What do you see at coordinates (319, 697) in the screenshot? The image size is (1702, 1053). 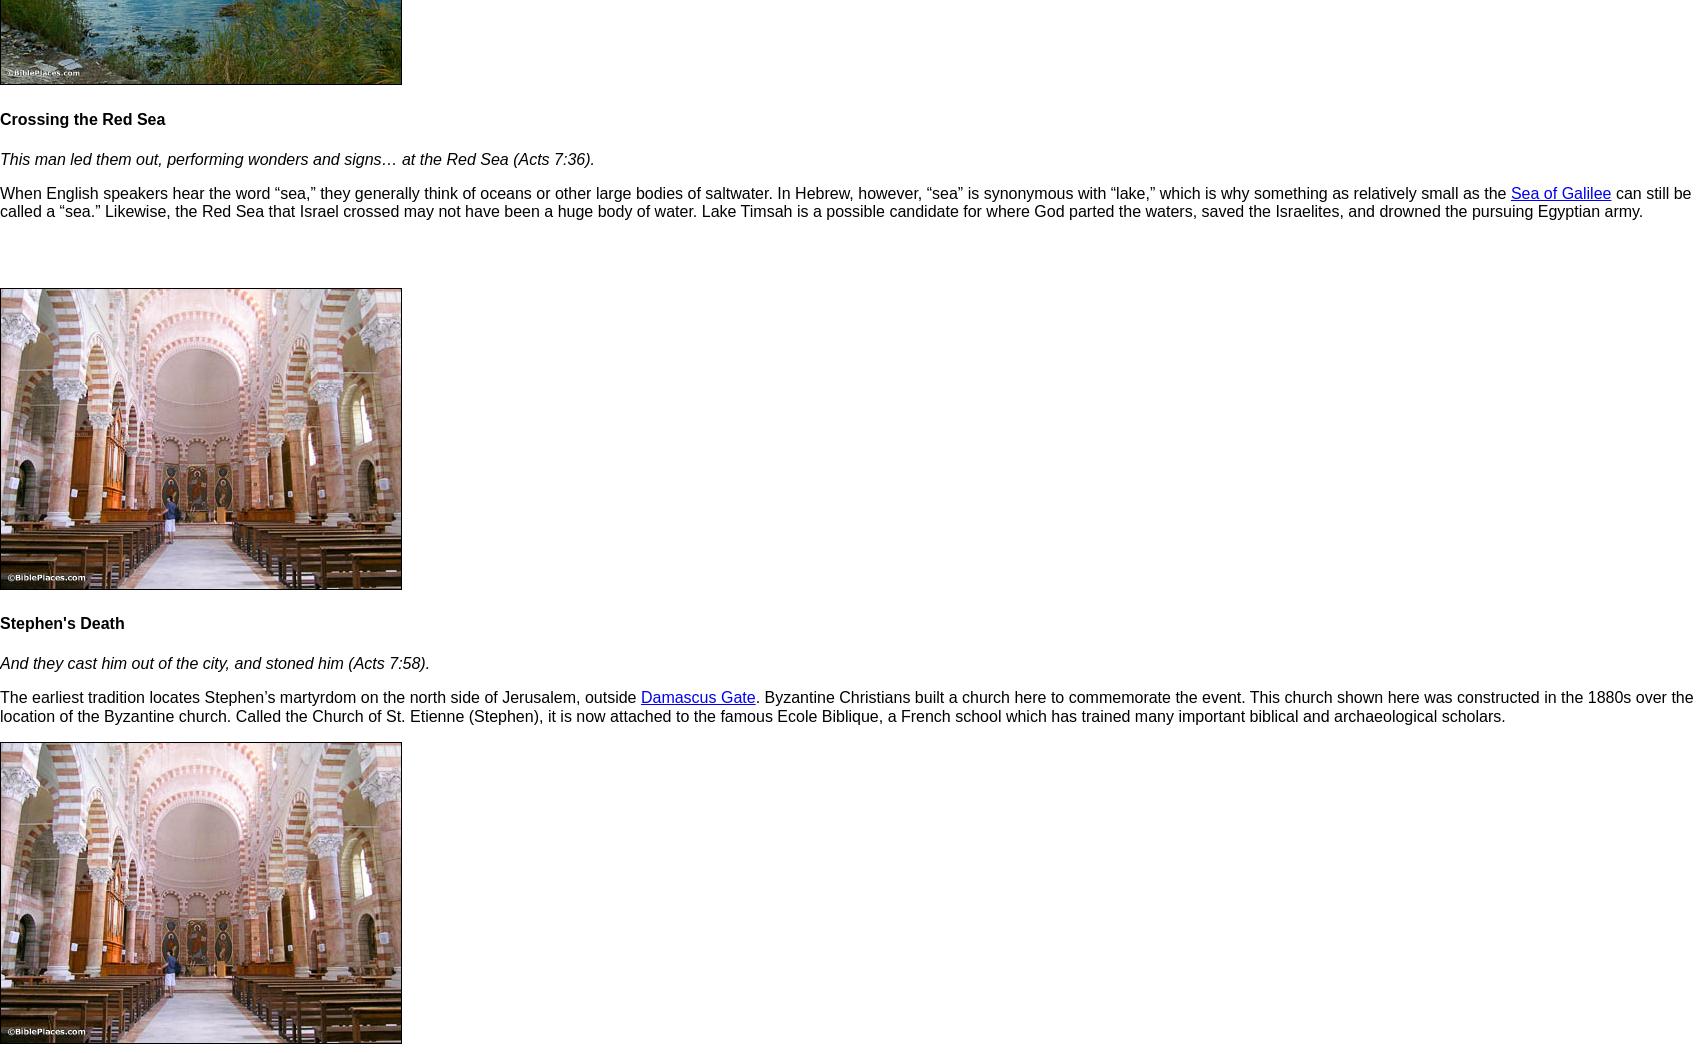 I see `'The earliest tradition locates Stephen’s martyrdom on the north side of Jerusalem, outside'` at bounding box center [319, 697].